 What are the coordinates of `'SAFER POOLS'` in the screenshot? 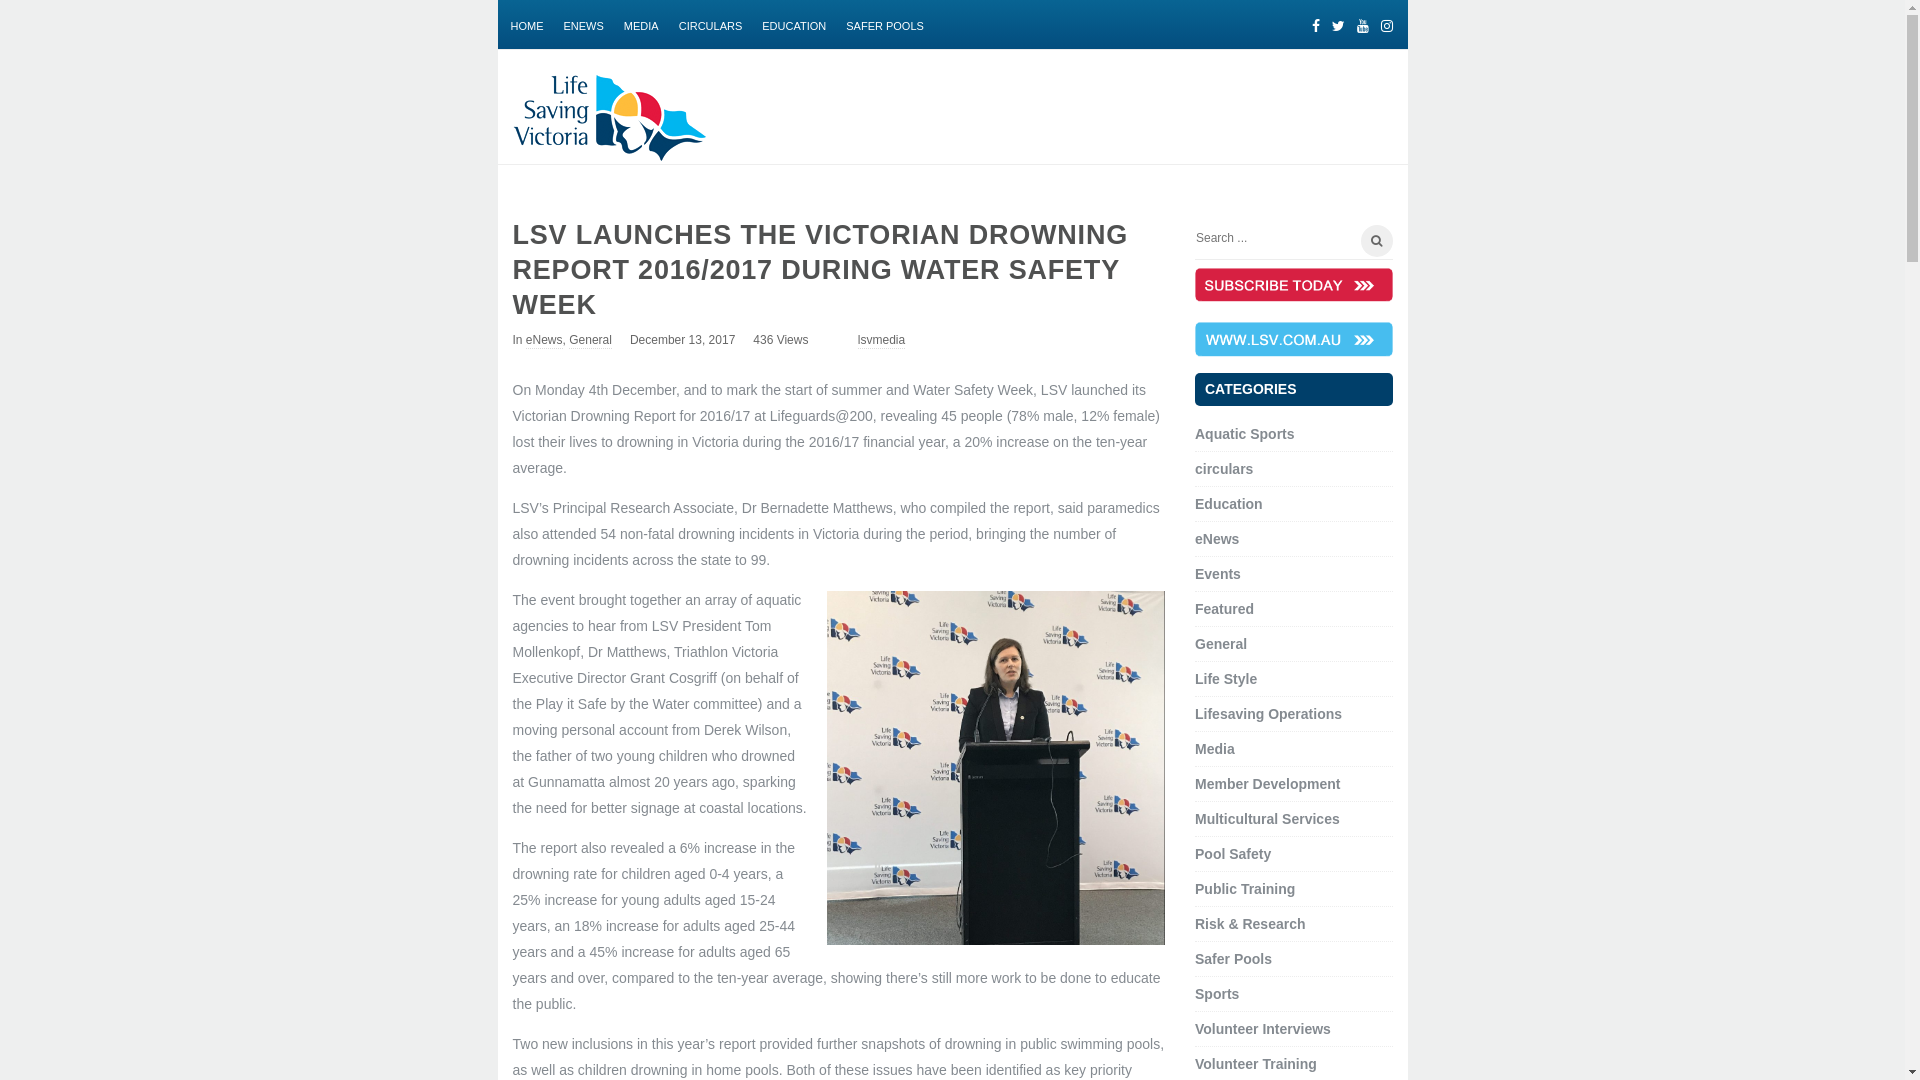 It's located at (883, 24).